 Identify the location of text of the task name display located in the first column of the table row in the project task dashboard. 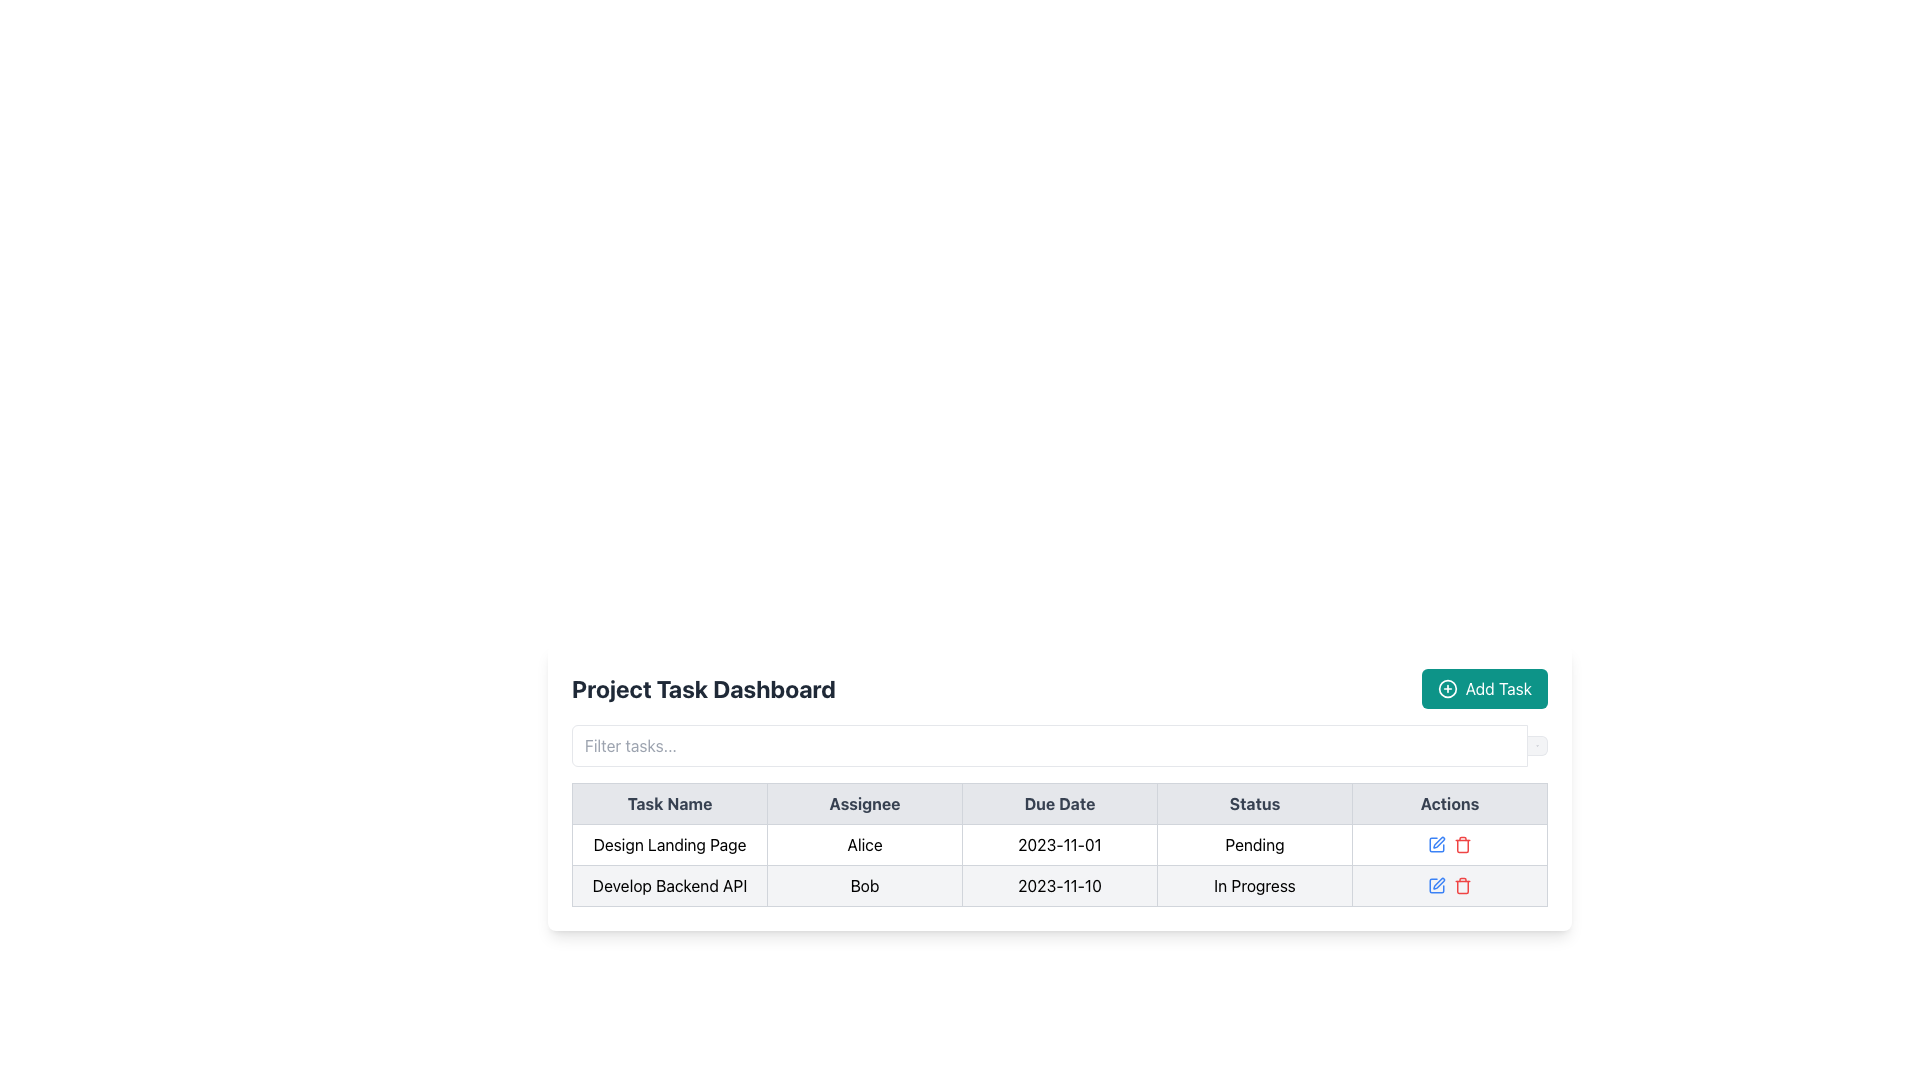
(670, 844).